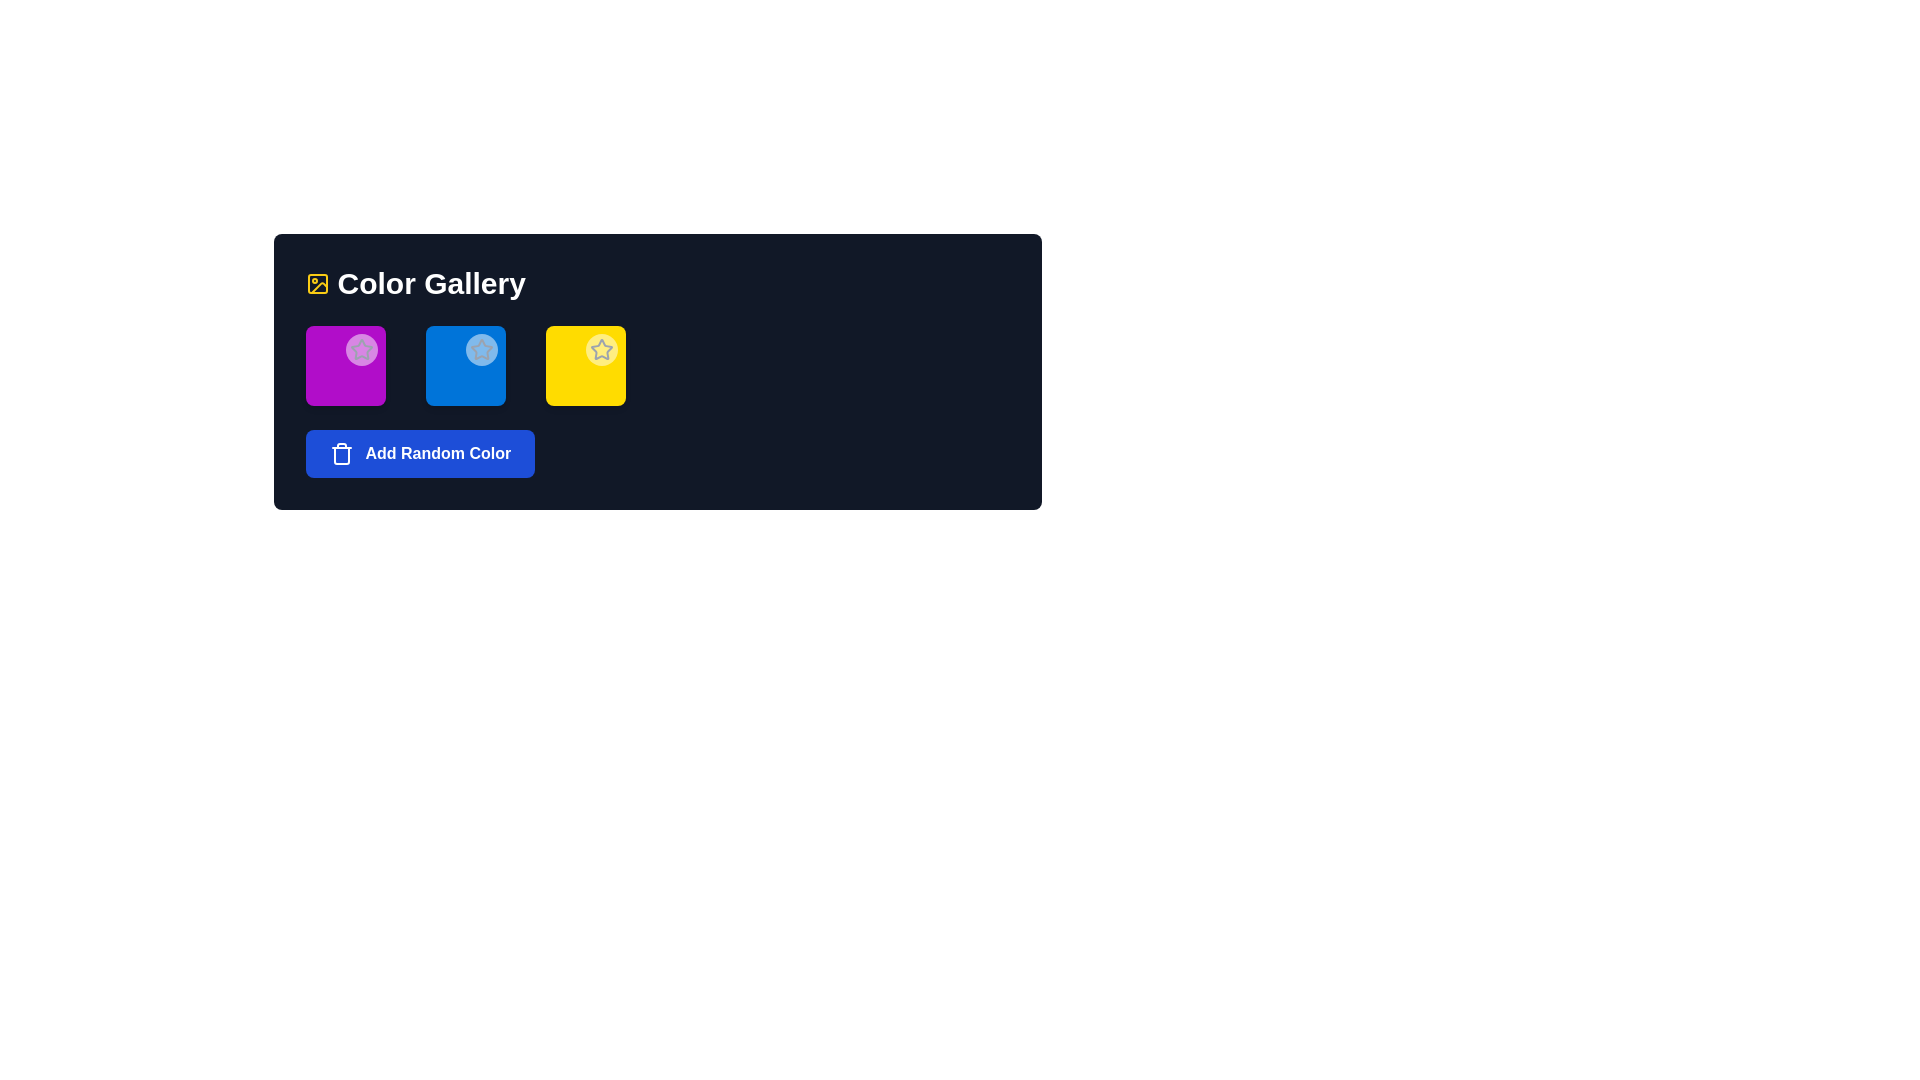 The width and height of the screenshot is (1920, 1080). What do you see at coordinates (419, 454) in the screenshot?
I see `the button located directly below the grid of color squares in the 'Color Gallery' section` at bounding box center [419, 454].